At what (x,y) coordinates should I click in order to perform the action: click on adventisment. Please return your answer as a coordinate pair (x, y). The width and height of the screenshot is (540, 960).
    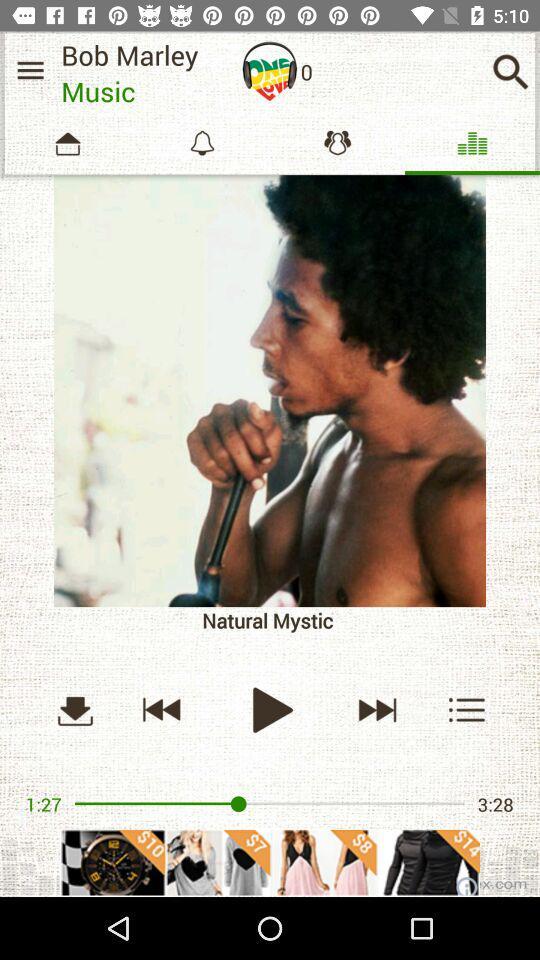
    Looking at the image, I should click on (270, 861).